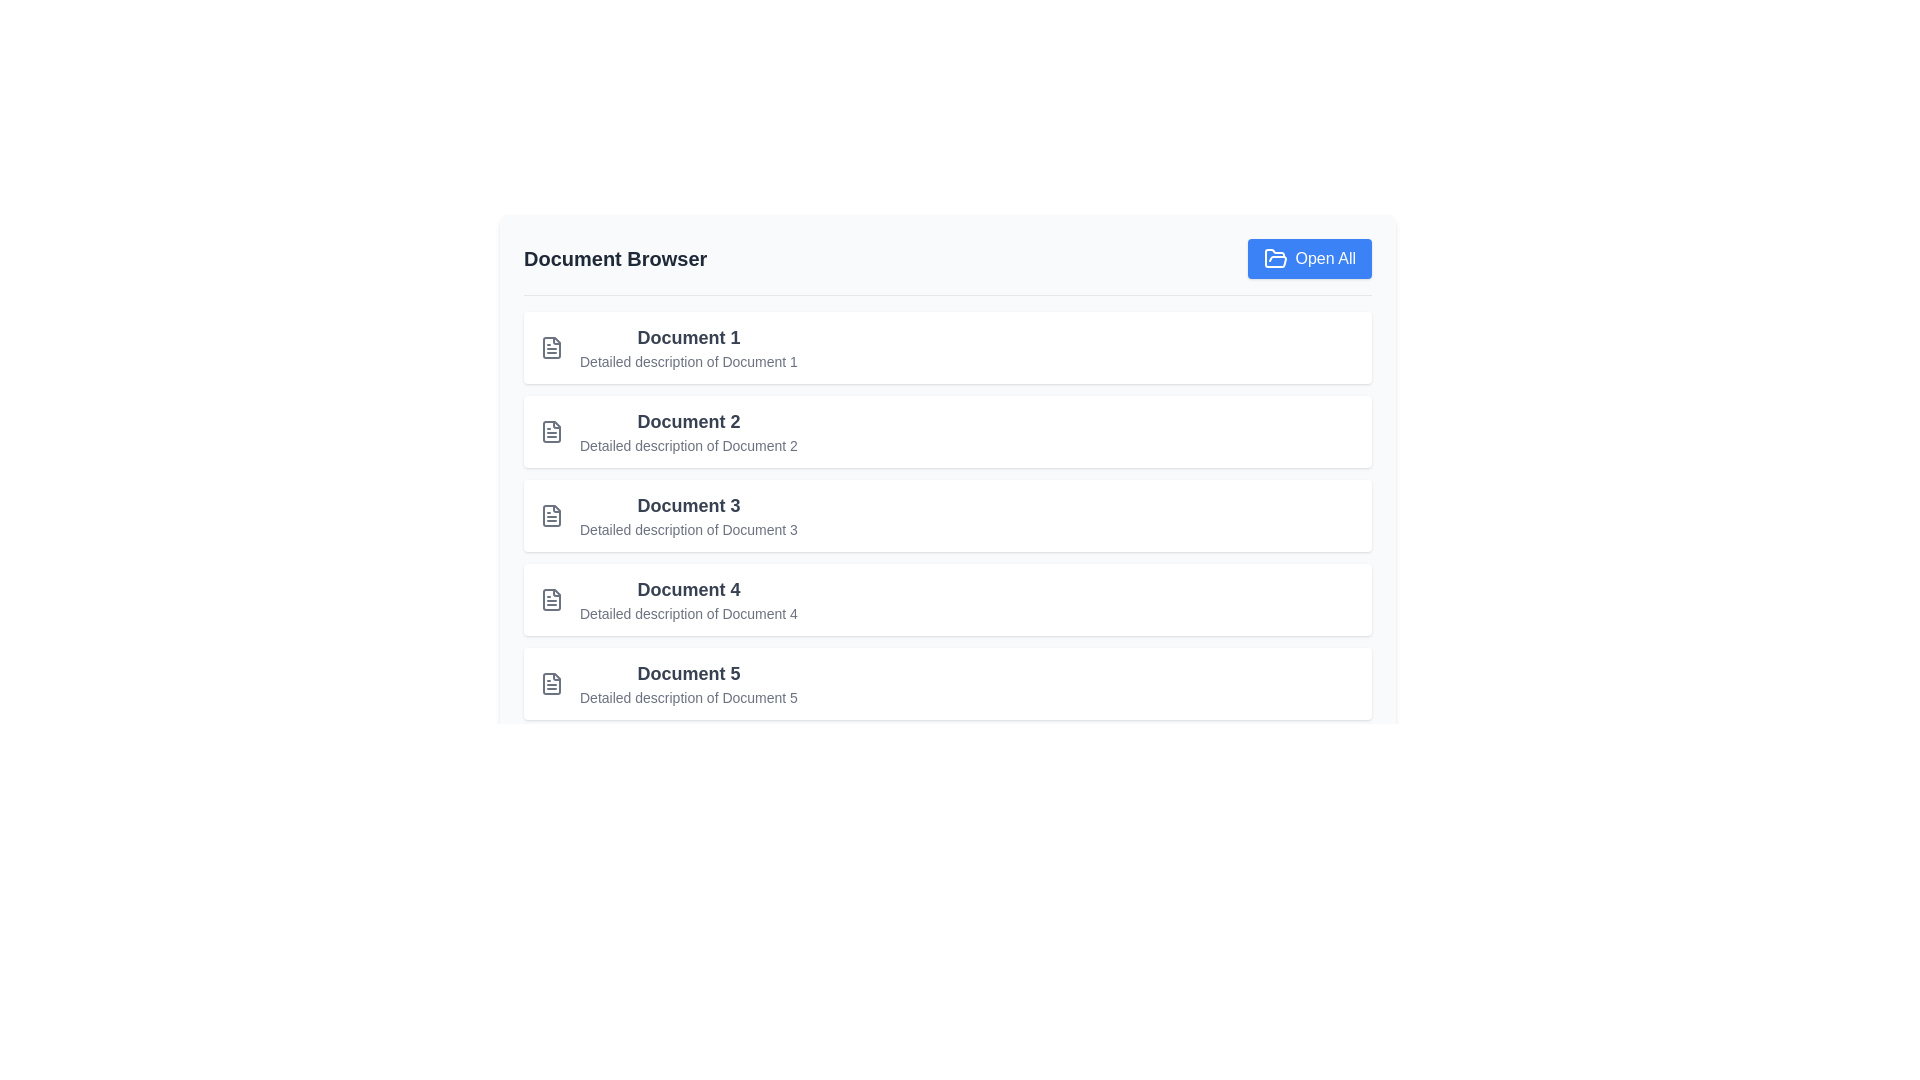  I want to click on the document-shaped icon with gray color located to the left of 'Document 3' in the third card of the vertically aligned list, so click(552, 515).